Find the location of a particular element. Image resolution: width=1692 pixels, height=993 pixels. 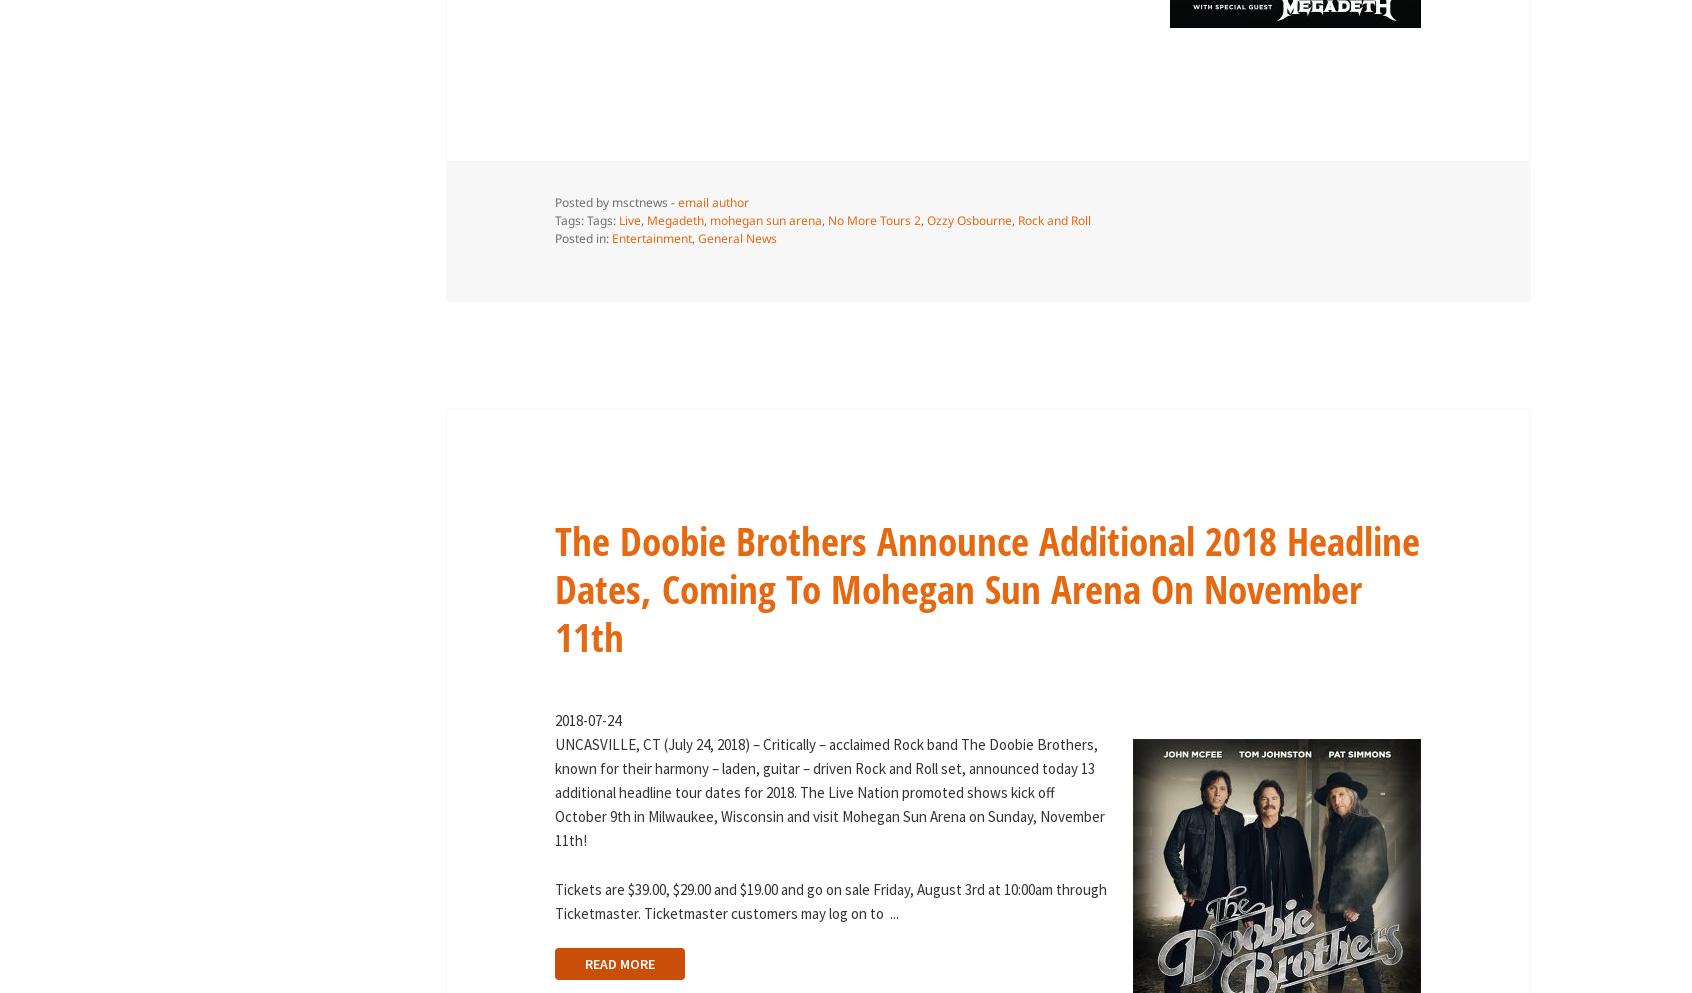

'Tickets are $39.00, $29.00 and $19.00 and go on sale Friday, August 3rd at 10:00am through Ticketmaster. Ticketmaster customers may log on to' is located at coordinates (553, 901).